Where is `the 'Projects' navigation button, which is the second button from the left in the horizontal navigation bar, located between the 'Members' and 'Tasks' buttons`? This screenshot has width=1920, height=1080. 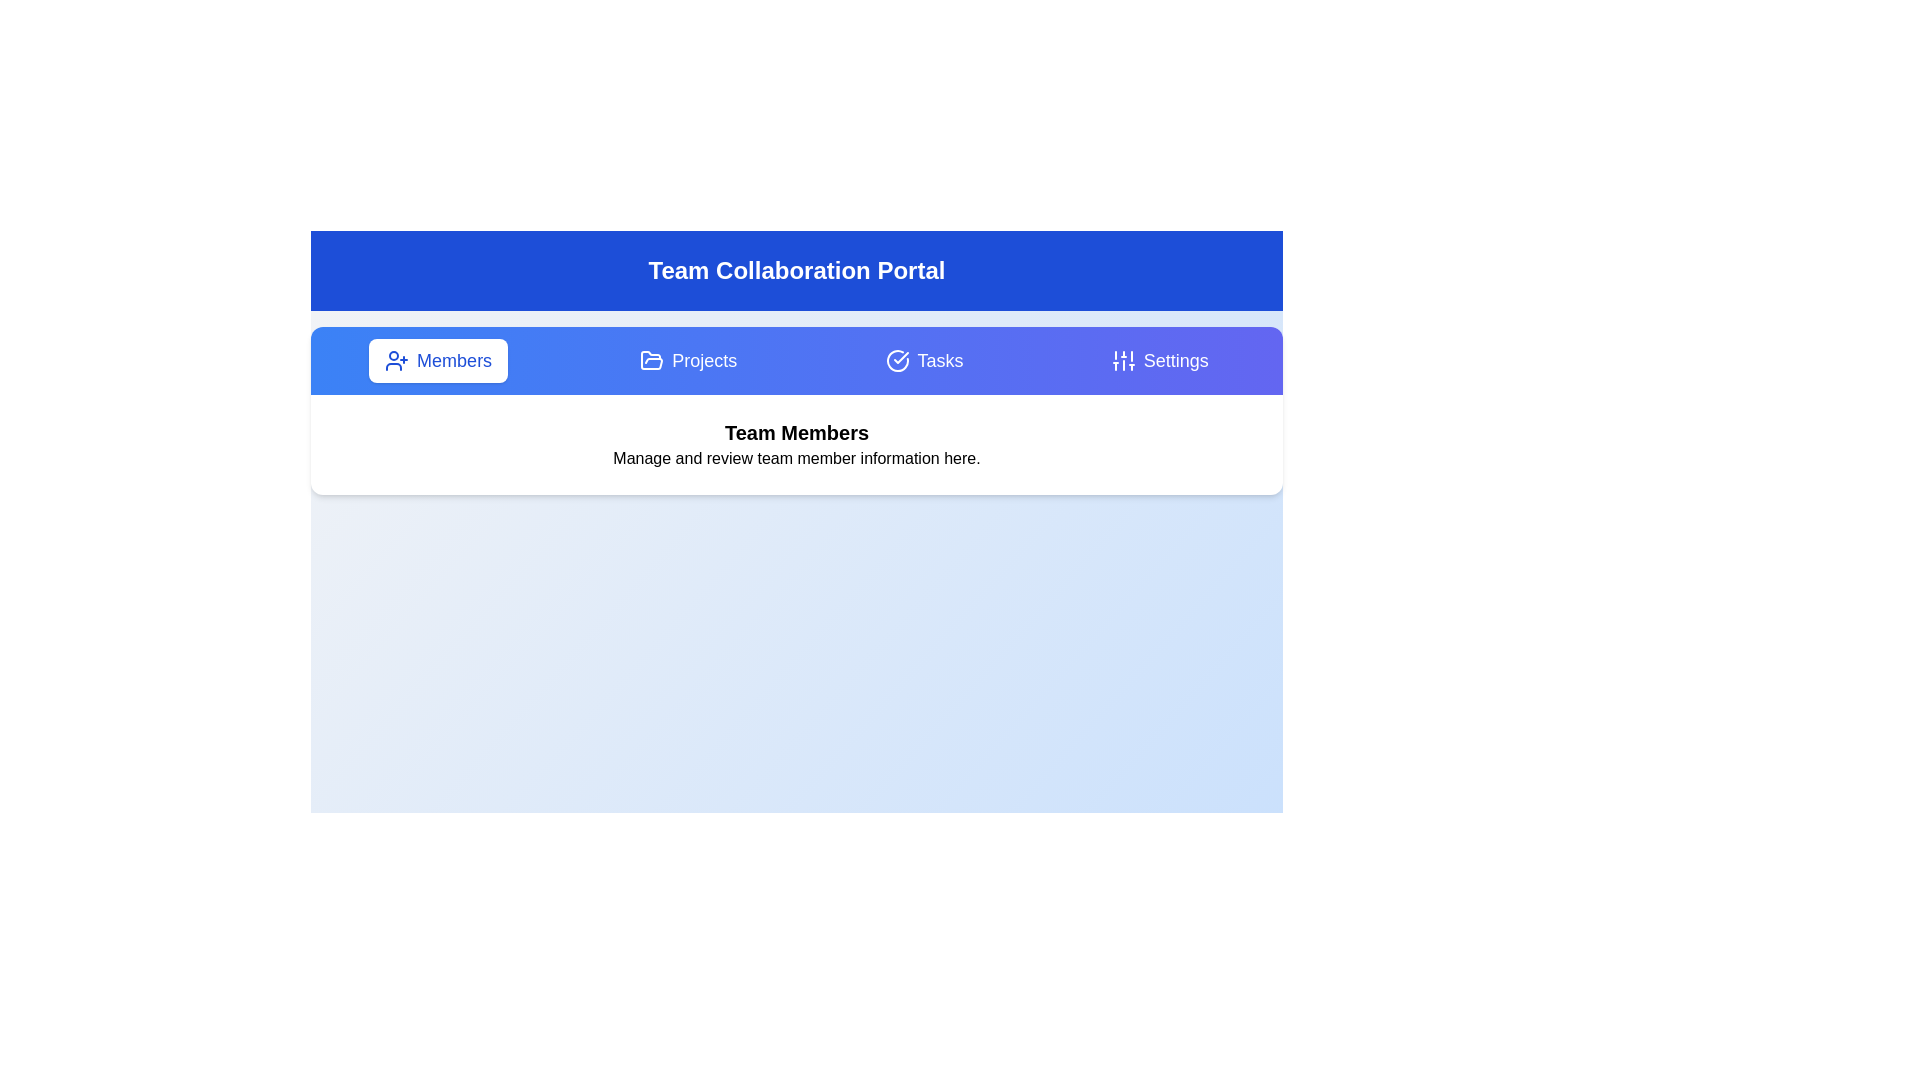 the 'Projects' navigation button, which is the second button from the left in the horizontal navigation bar, located between the 'Members' and 'Tasks' buttons is located at coordinates (688, 361).